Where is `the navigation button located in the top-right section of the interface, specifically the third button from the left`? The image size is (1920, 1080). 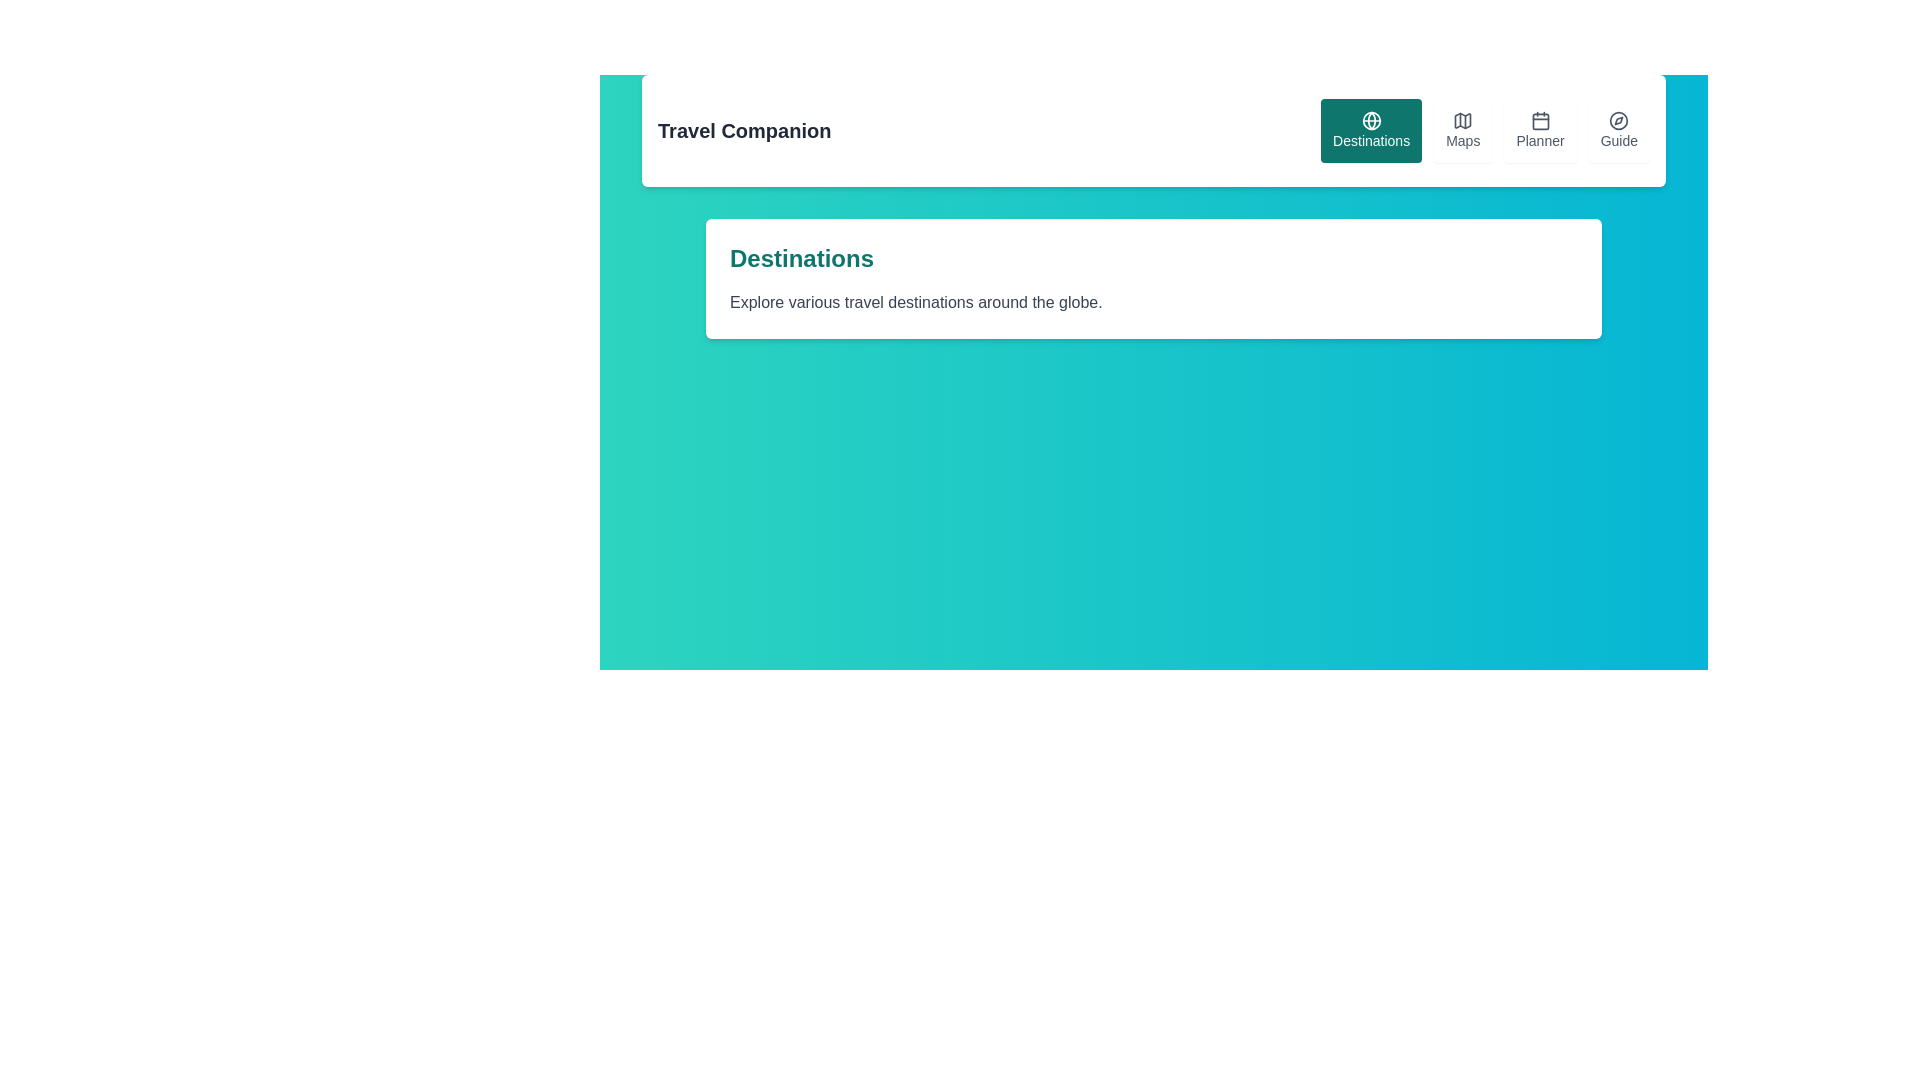 the navigation button located in the top-right section of the interface, specifically the third button from the left is located at coordinates (1539, 131).